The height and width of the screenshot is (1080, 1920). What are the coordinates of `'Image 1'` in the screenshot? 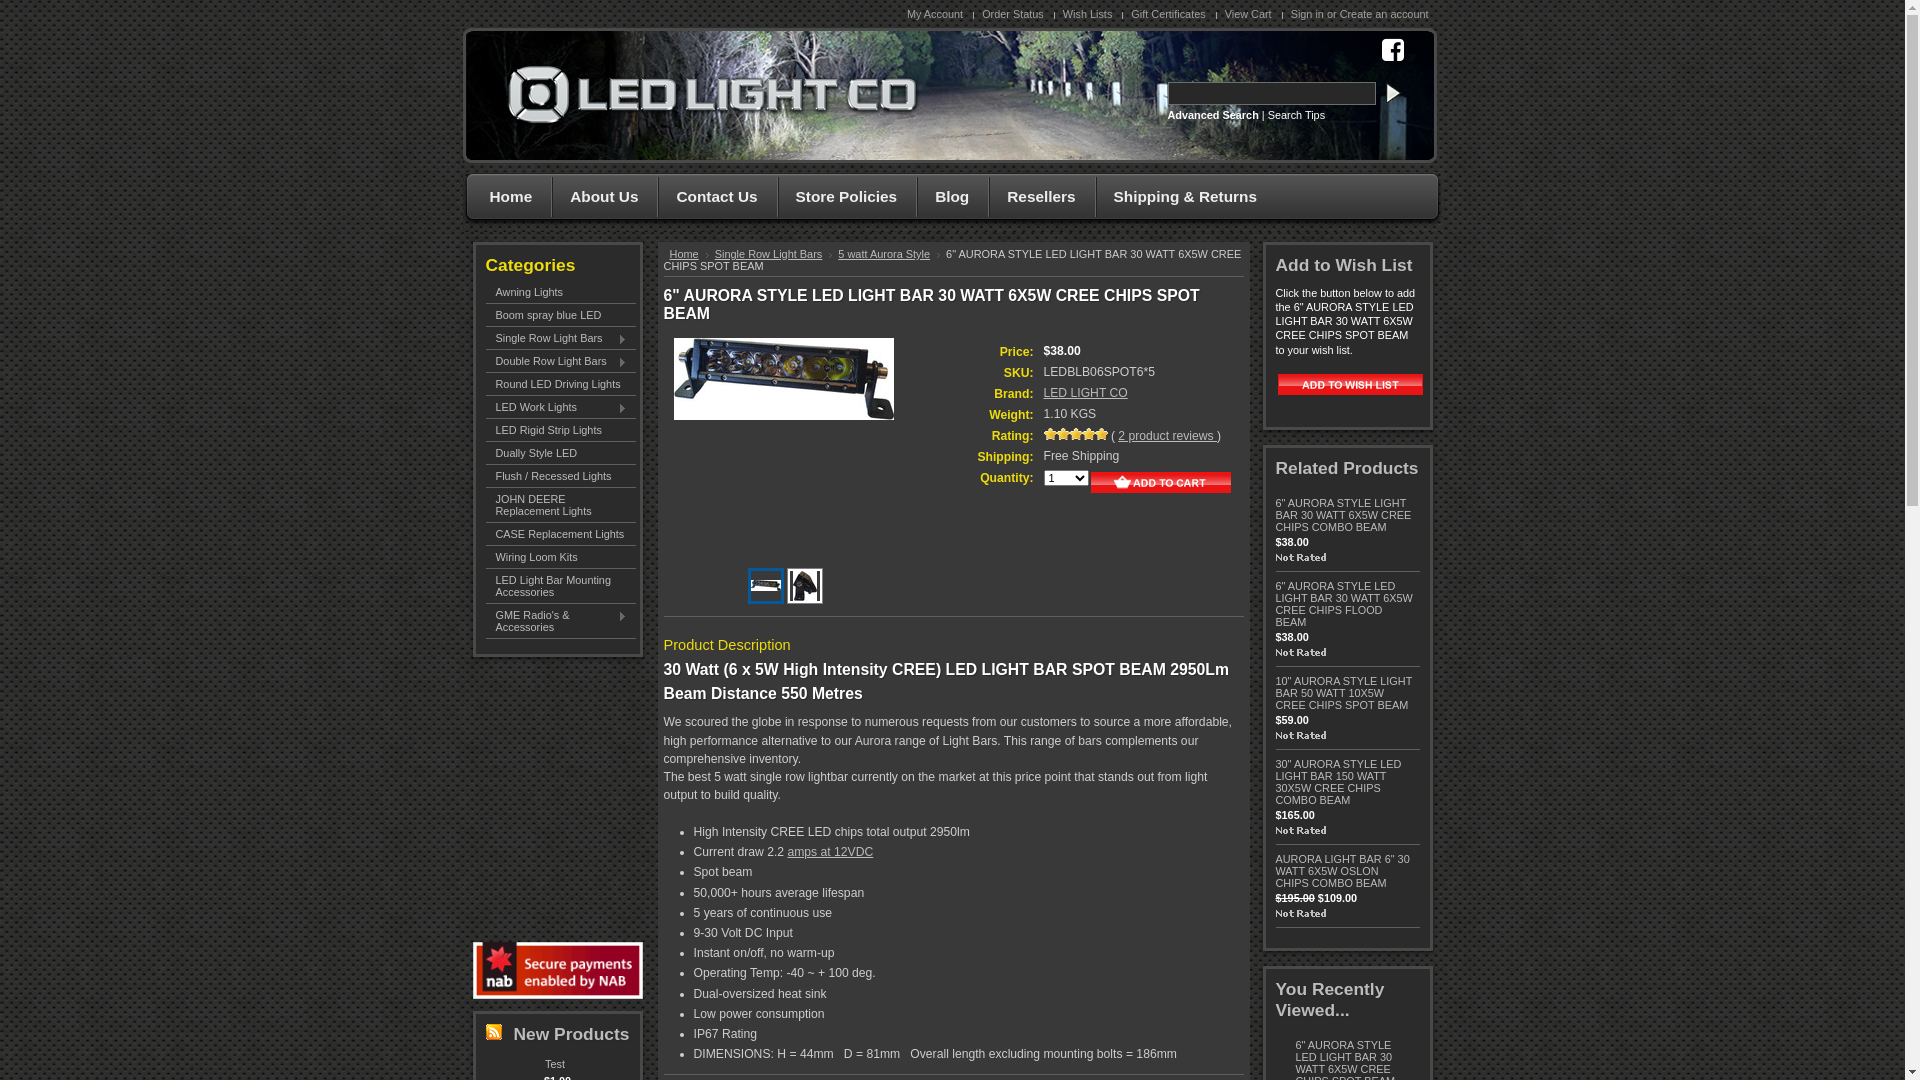 It's located at (782, 378).